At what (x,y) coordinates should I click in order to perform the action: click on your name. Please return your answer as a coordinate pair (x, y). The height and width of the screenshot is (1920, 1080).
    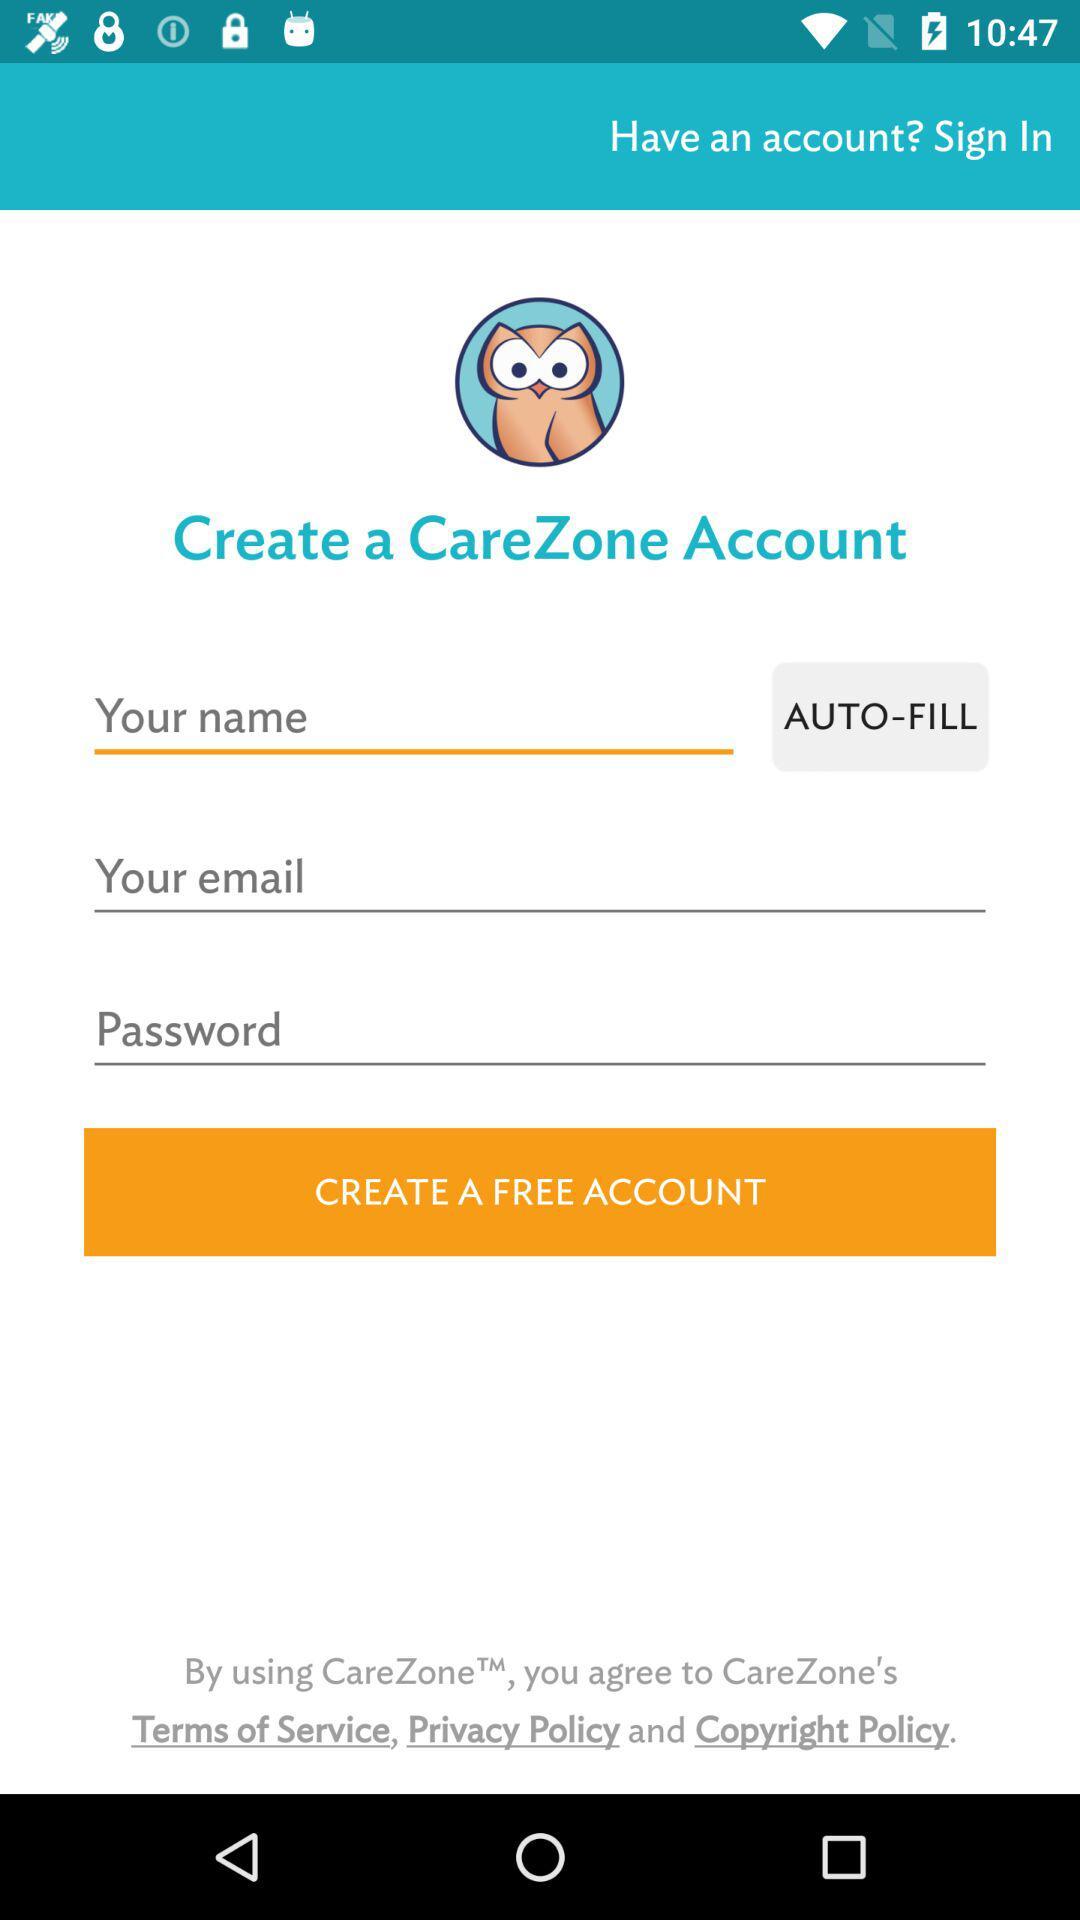
    Looking at the image, I should click on (412, 716).